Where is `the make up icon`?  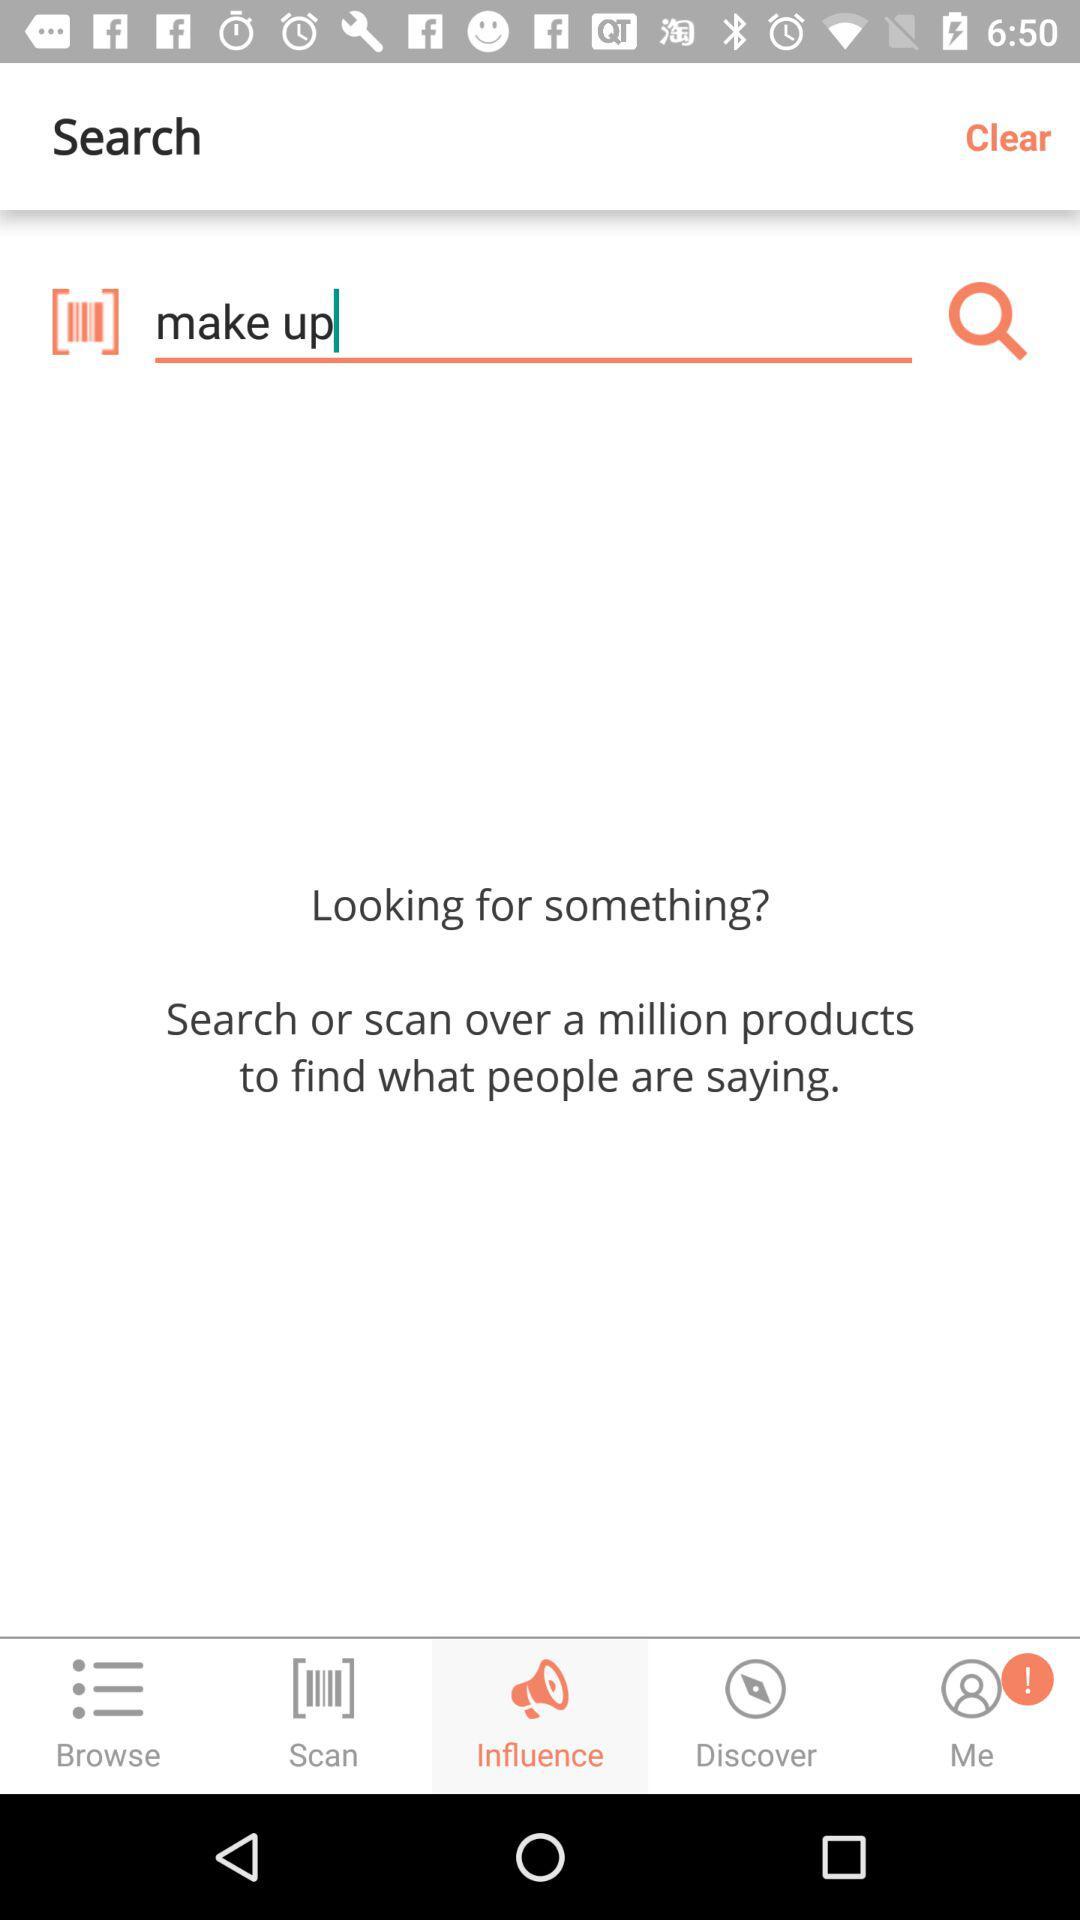
the make up icon is located at coordinates (532, 321).